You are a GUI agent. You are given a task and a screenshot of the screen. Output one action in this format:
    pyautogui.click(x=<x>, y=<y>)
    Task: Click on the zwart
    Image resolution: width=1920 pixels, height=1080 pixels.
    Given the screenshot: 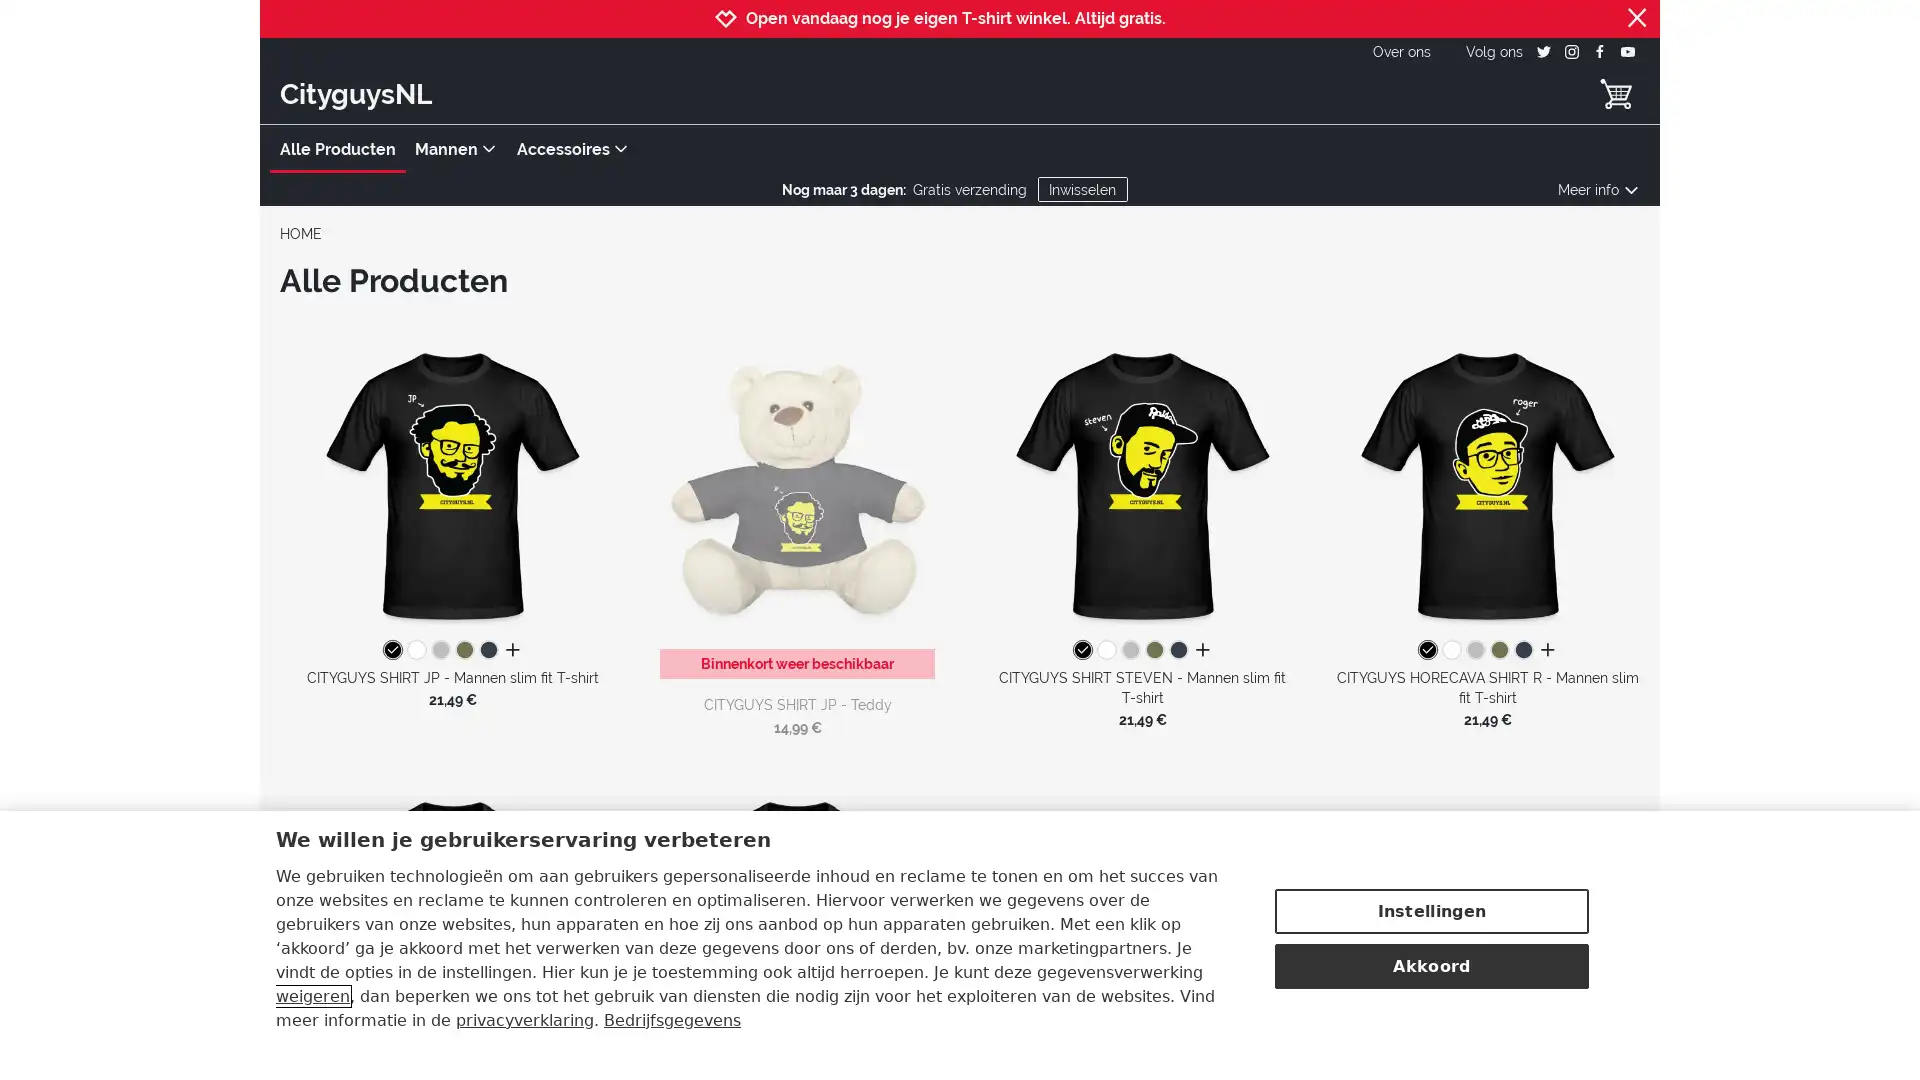 What is the action you would take?
    pyautogui.click(x=1080, y=651)
    